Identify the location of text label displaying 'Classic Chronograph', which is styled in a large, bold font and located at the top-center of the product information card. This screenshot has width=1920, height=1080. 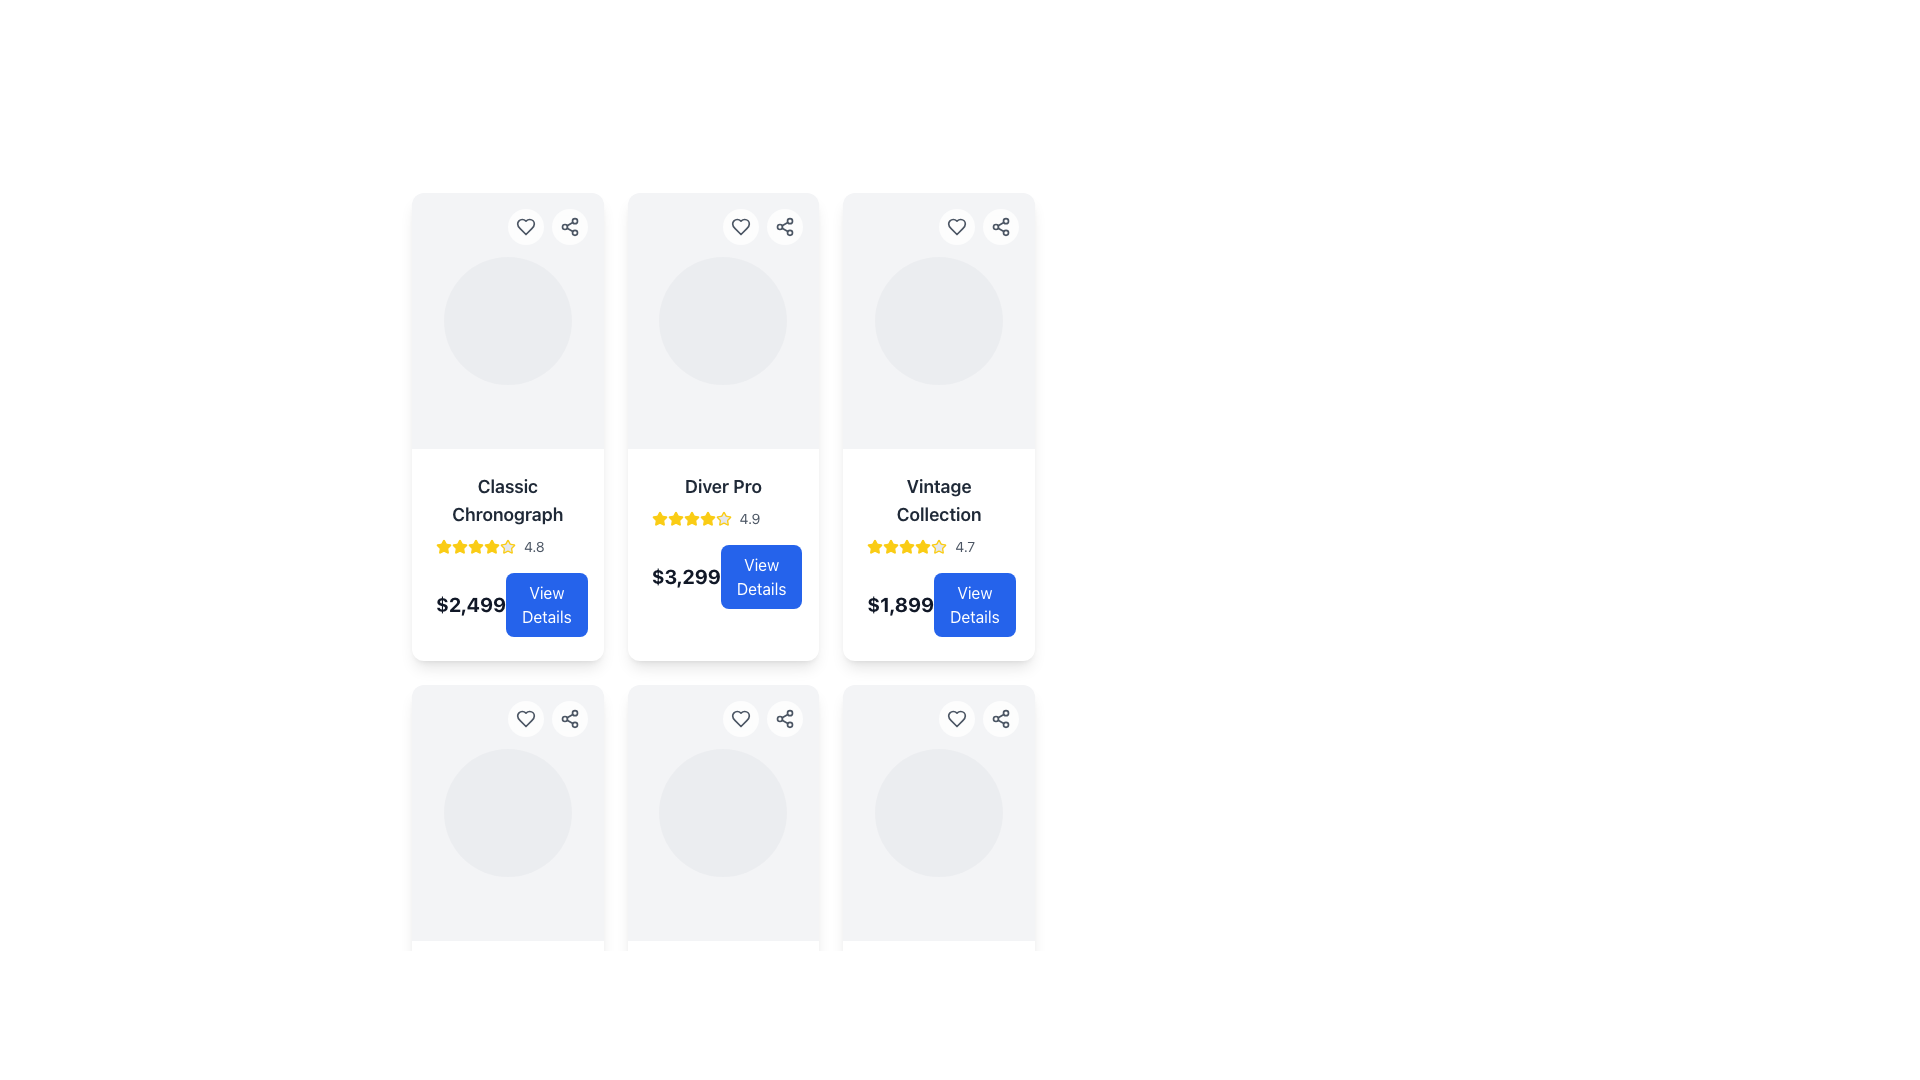
(507, 500).